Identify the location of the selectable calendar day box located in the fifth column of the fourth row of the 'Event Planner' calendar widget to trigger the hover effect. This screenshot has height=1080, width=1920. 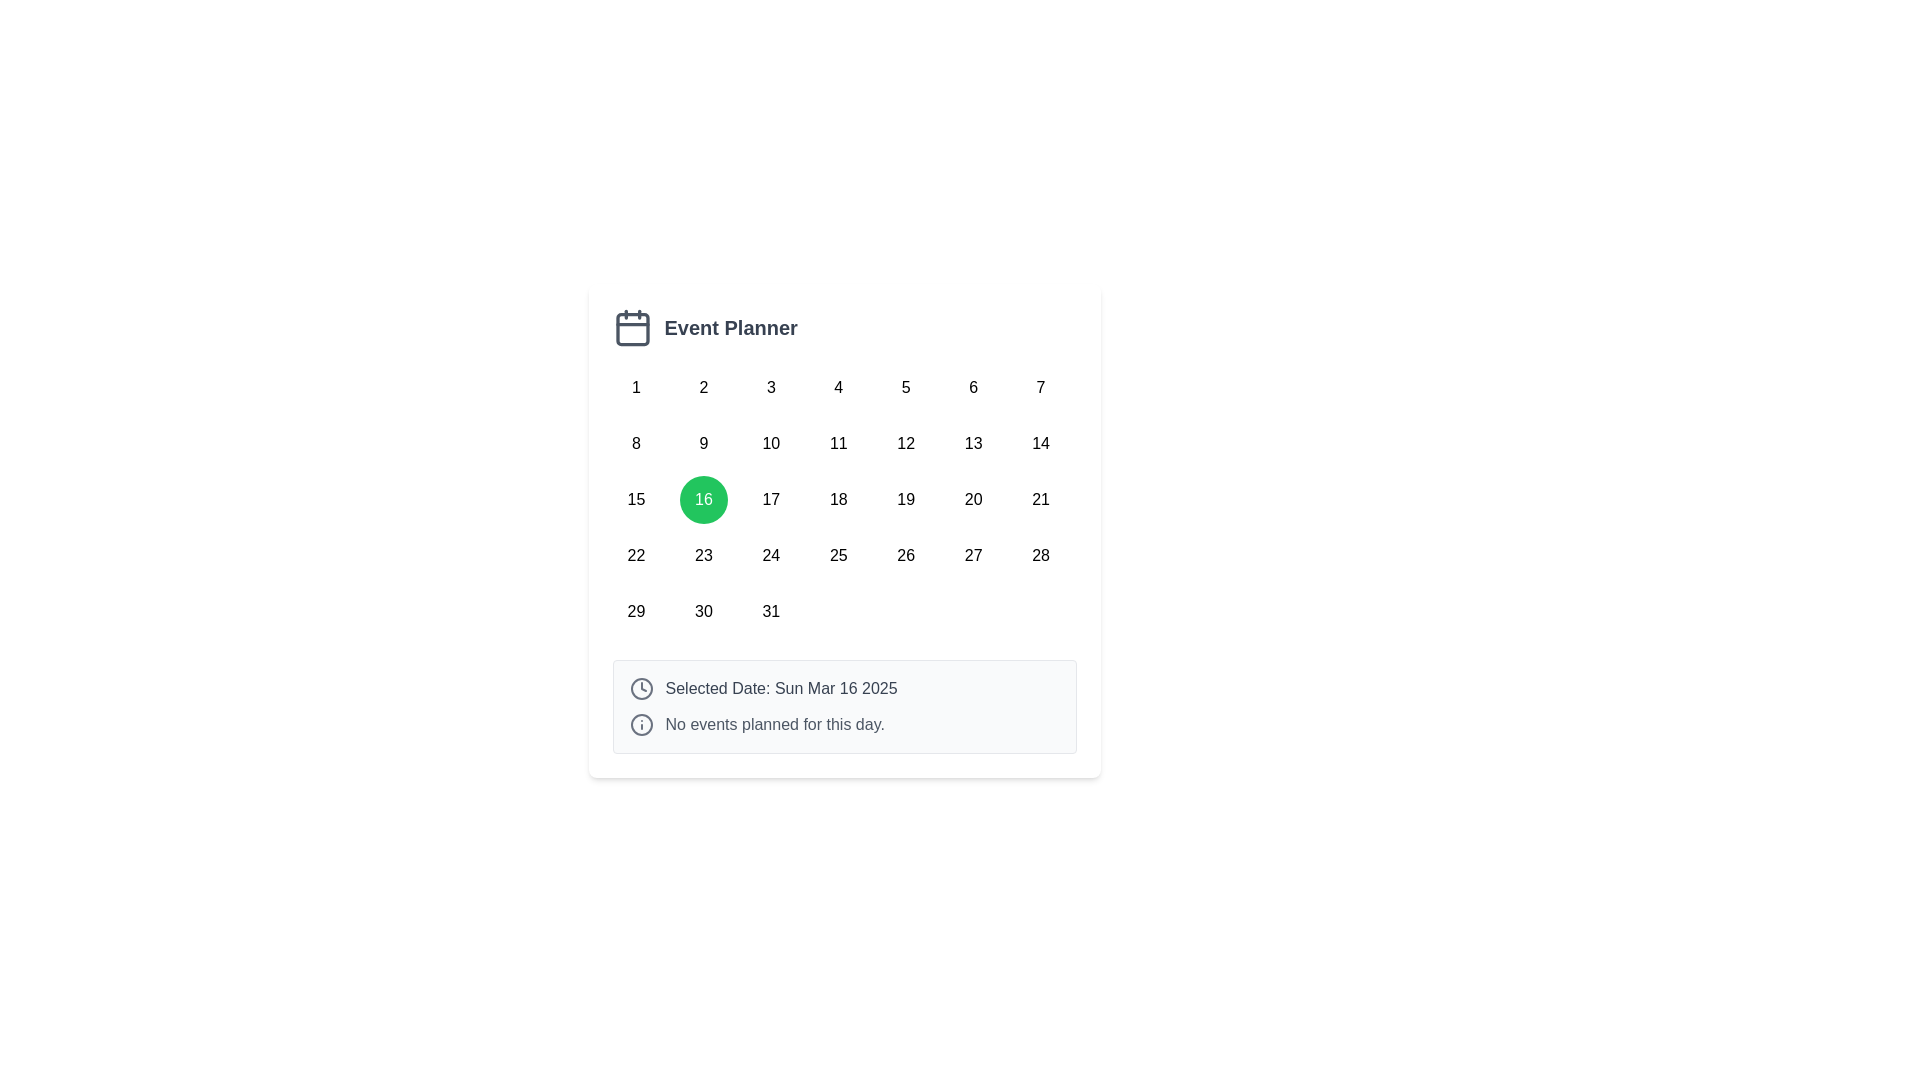
(905, 555).